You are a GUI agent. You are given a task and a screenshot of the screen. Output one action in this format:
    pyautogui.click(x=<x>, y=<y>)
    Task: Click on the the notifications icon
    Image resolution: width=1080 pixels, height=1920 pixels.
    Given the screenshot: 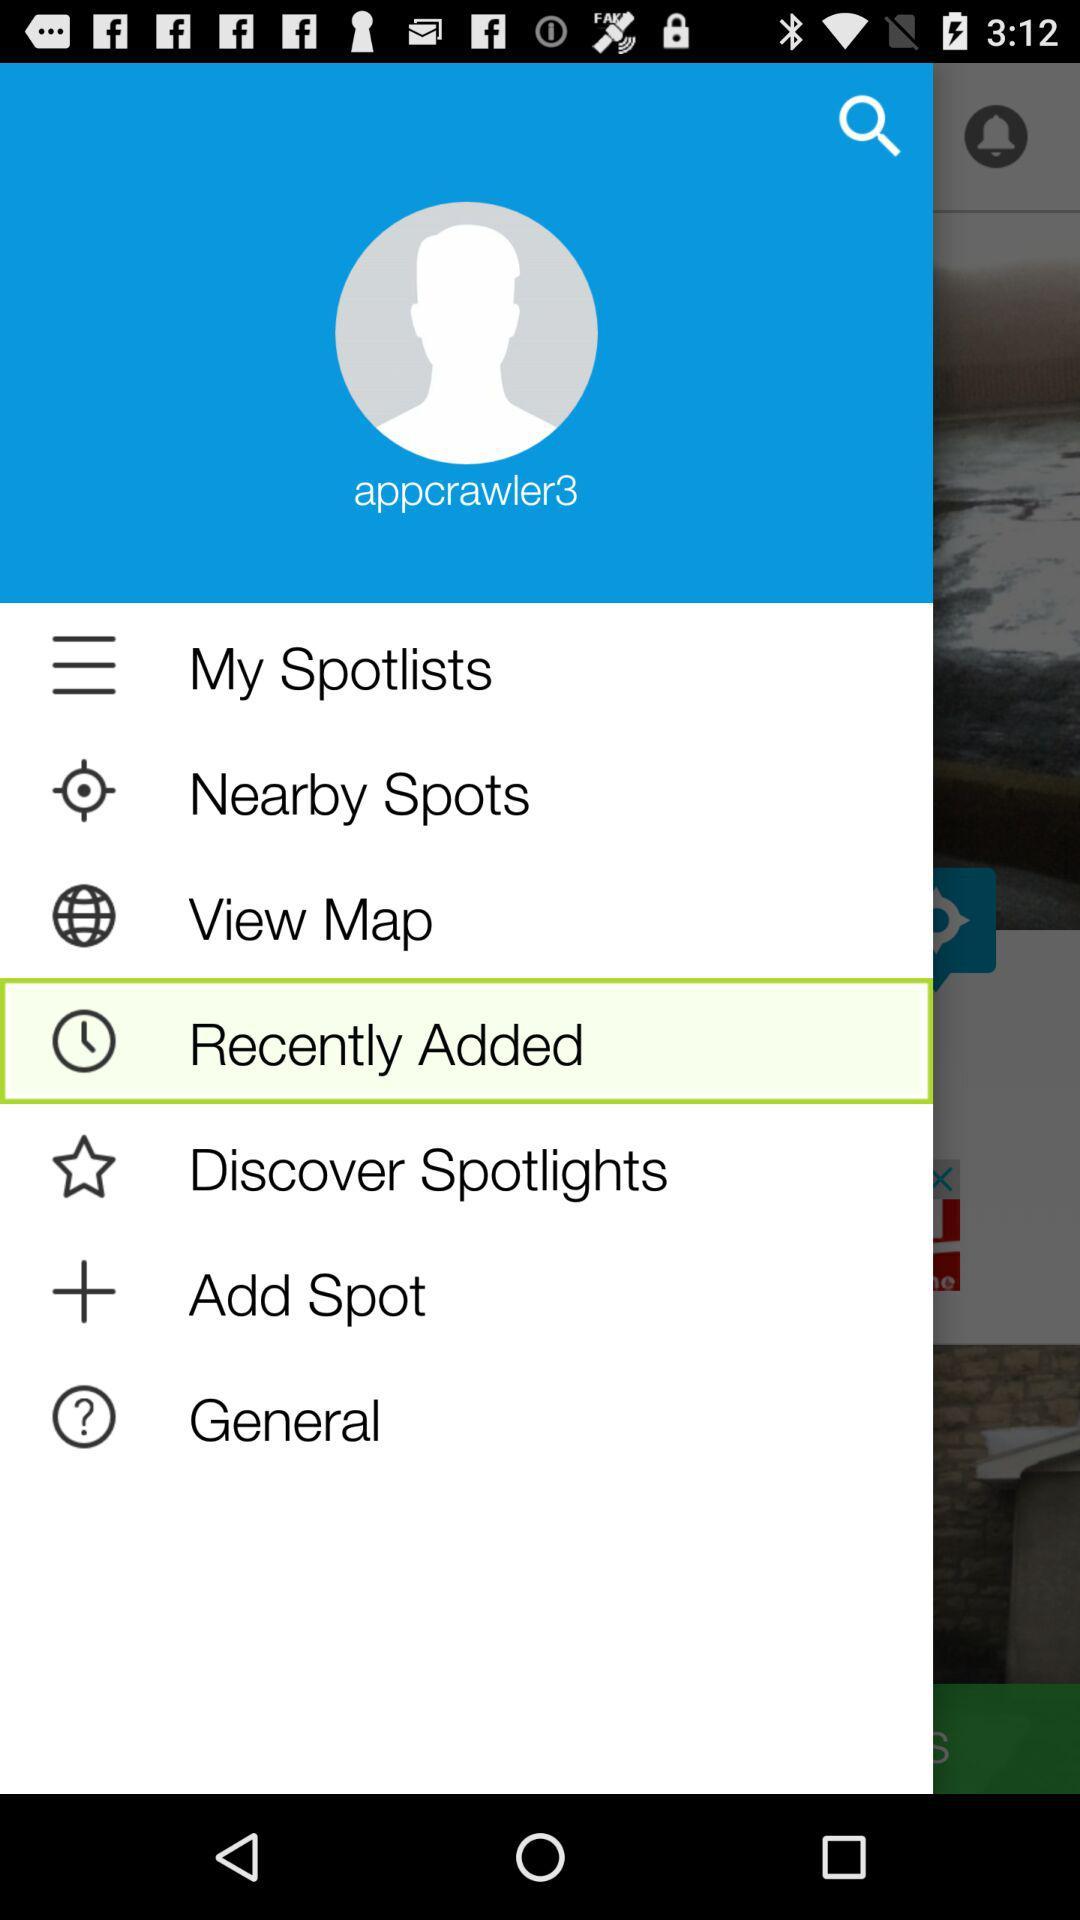 What is the action you would take?
    pyautogui.click(x=995, y=145)
    